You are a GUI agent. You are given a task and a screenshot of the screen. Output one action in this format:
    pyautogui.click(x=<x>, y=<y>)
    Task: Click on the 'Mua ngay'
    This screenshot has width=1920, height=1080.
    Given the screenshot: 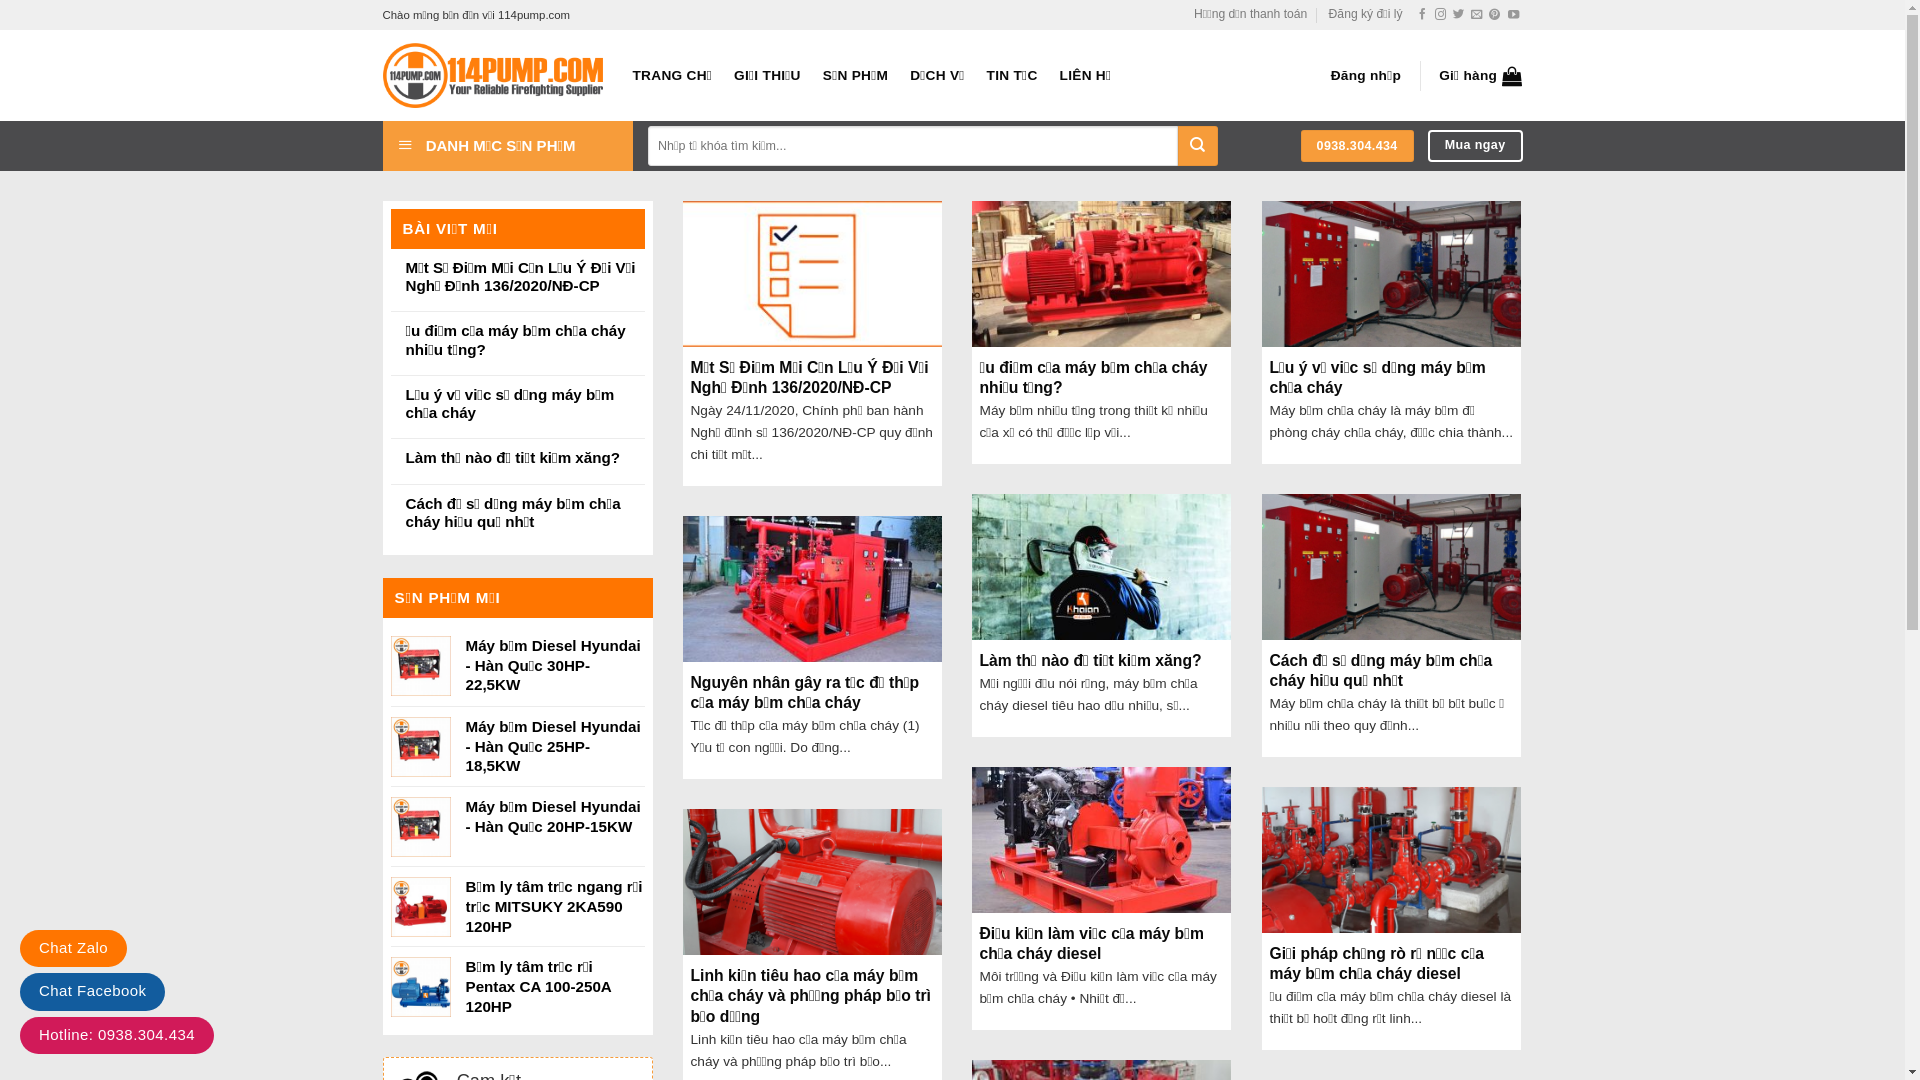 What is the action you would take?
    pyautogui.click(x=1475, y=144)
    